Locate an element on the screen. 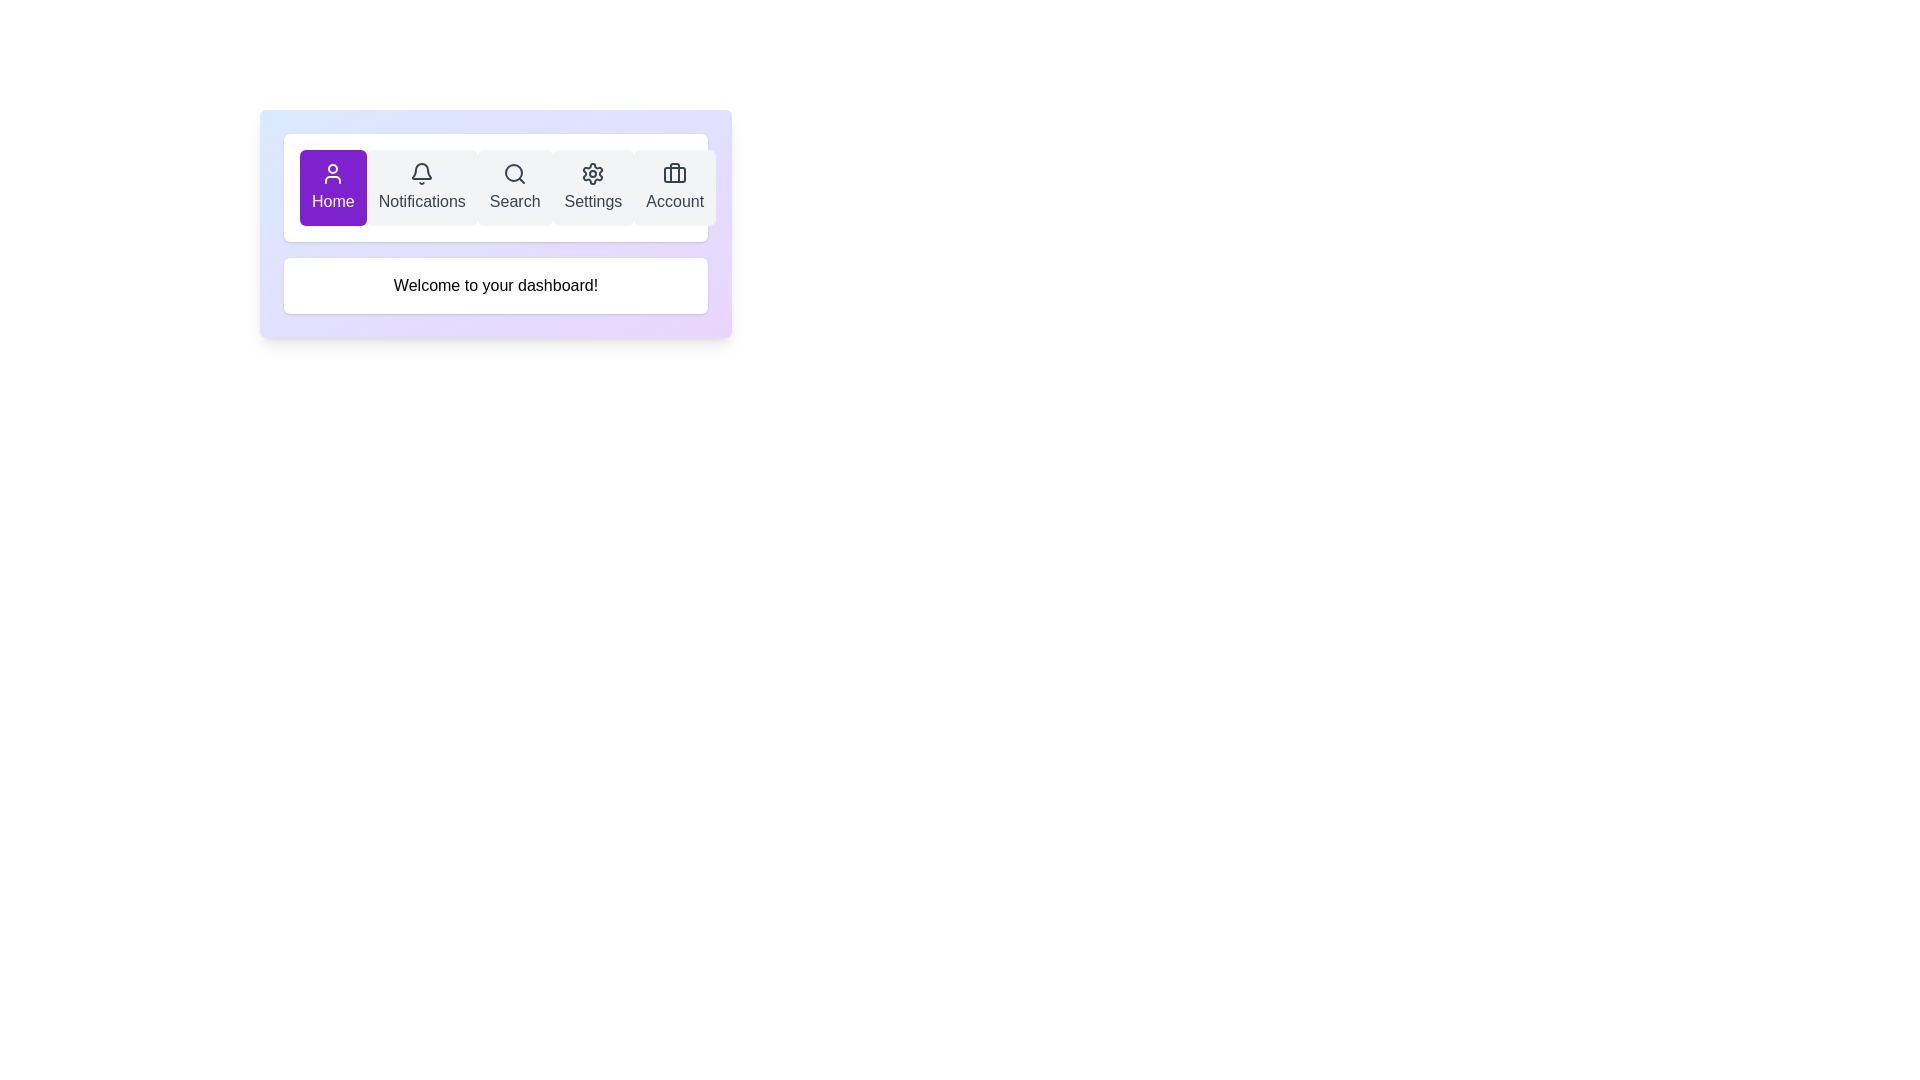  the bell-shaped notification icon located in the top navigation bar to trigger a tooltip if available is located at coordinates (421, 170).